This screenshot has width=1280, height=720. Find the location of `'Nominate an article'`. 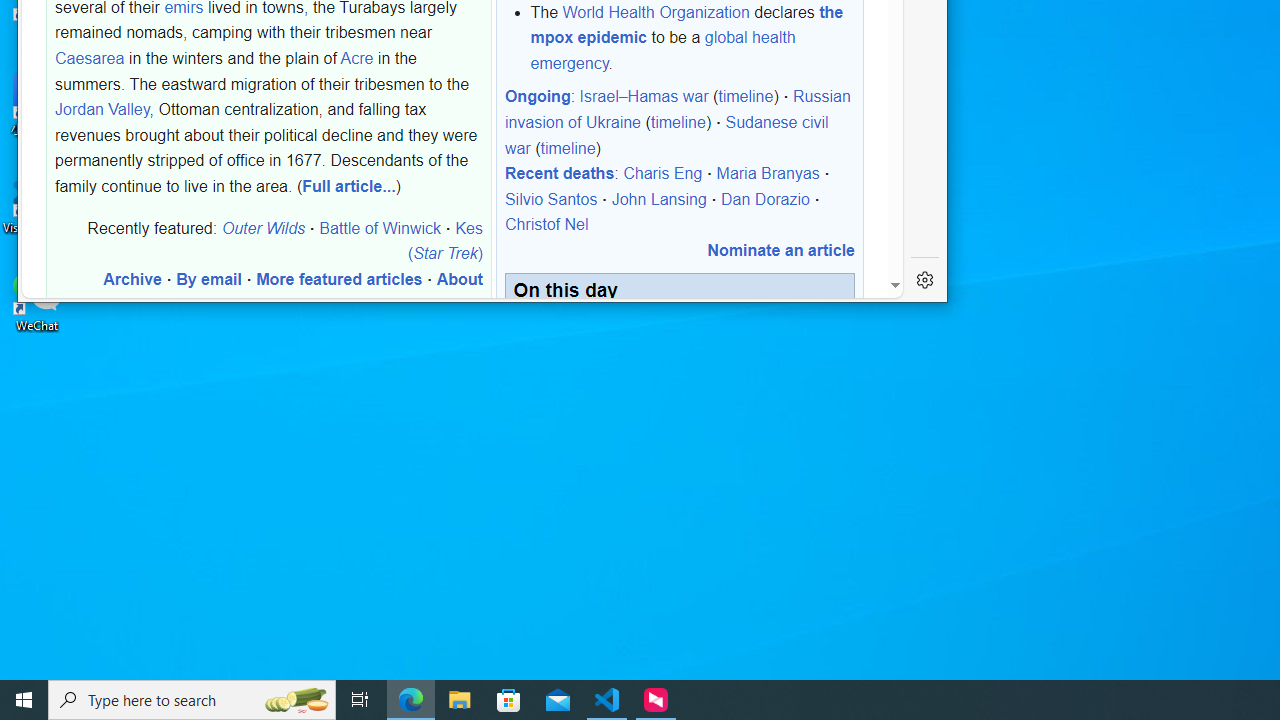

'Nominate an article' is located at coordinates (779, 249).